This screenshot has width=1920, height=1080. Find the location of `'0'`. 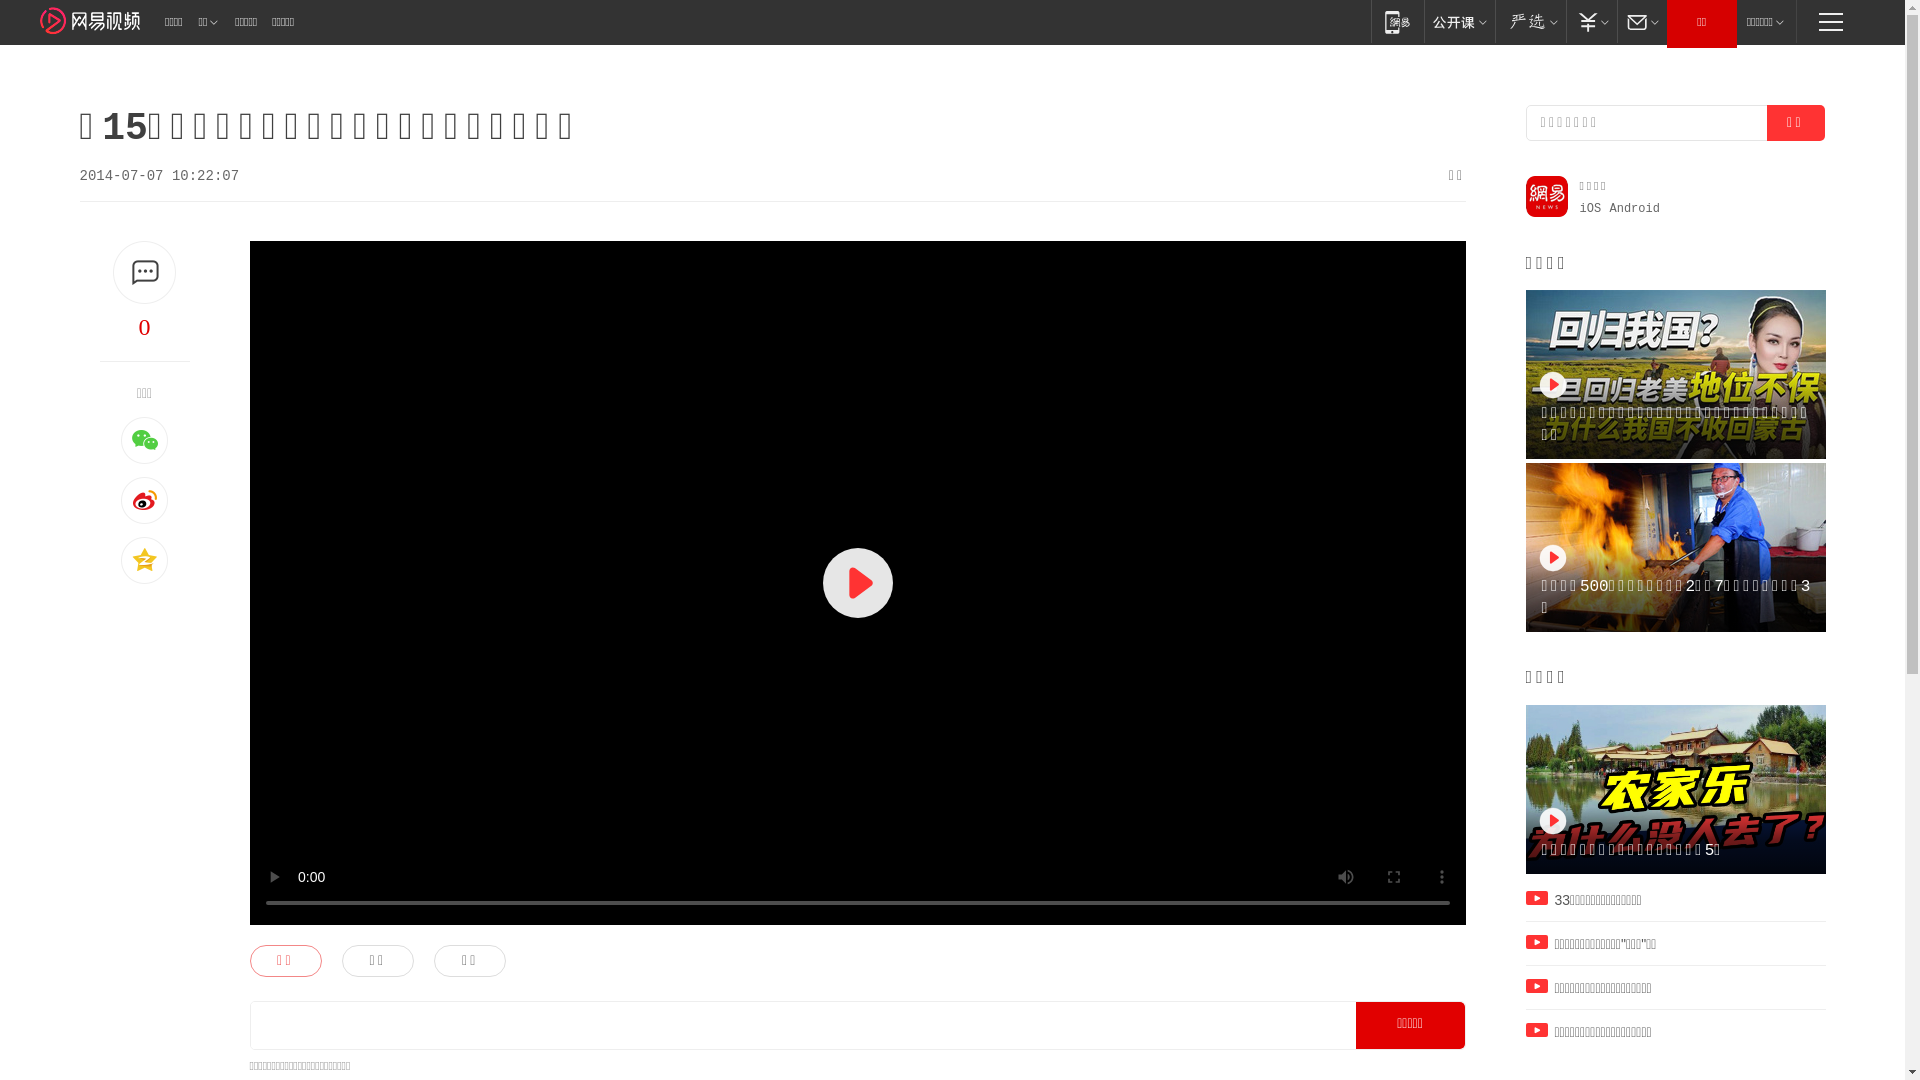

'0' is located at coordinates (143, 326).